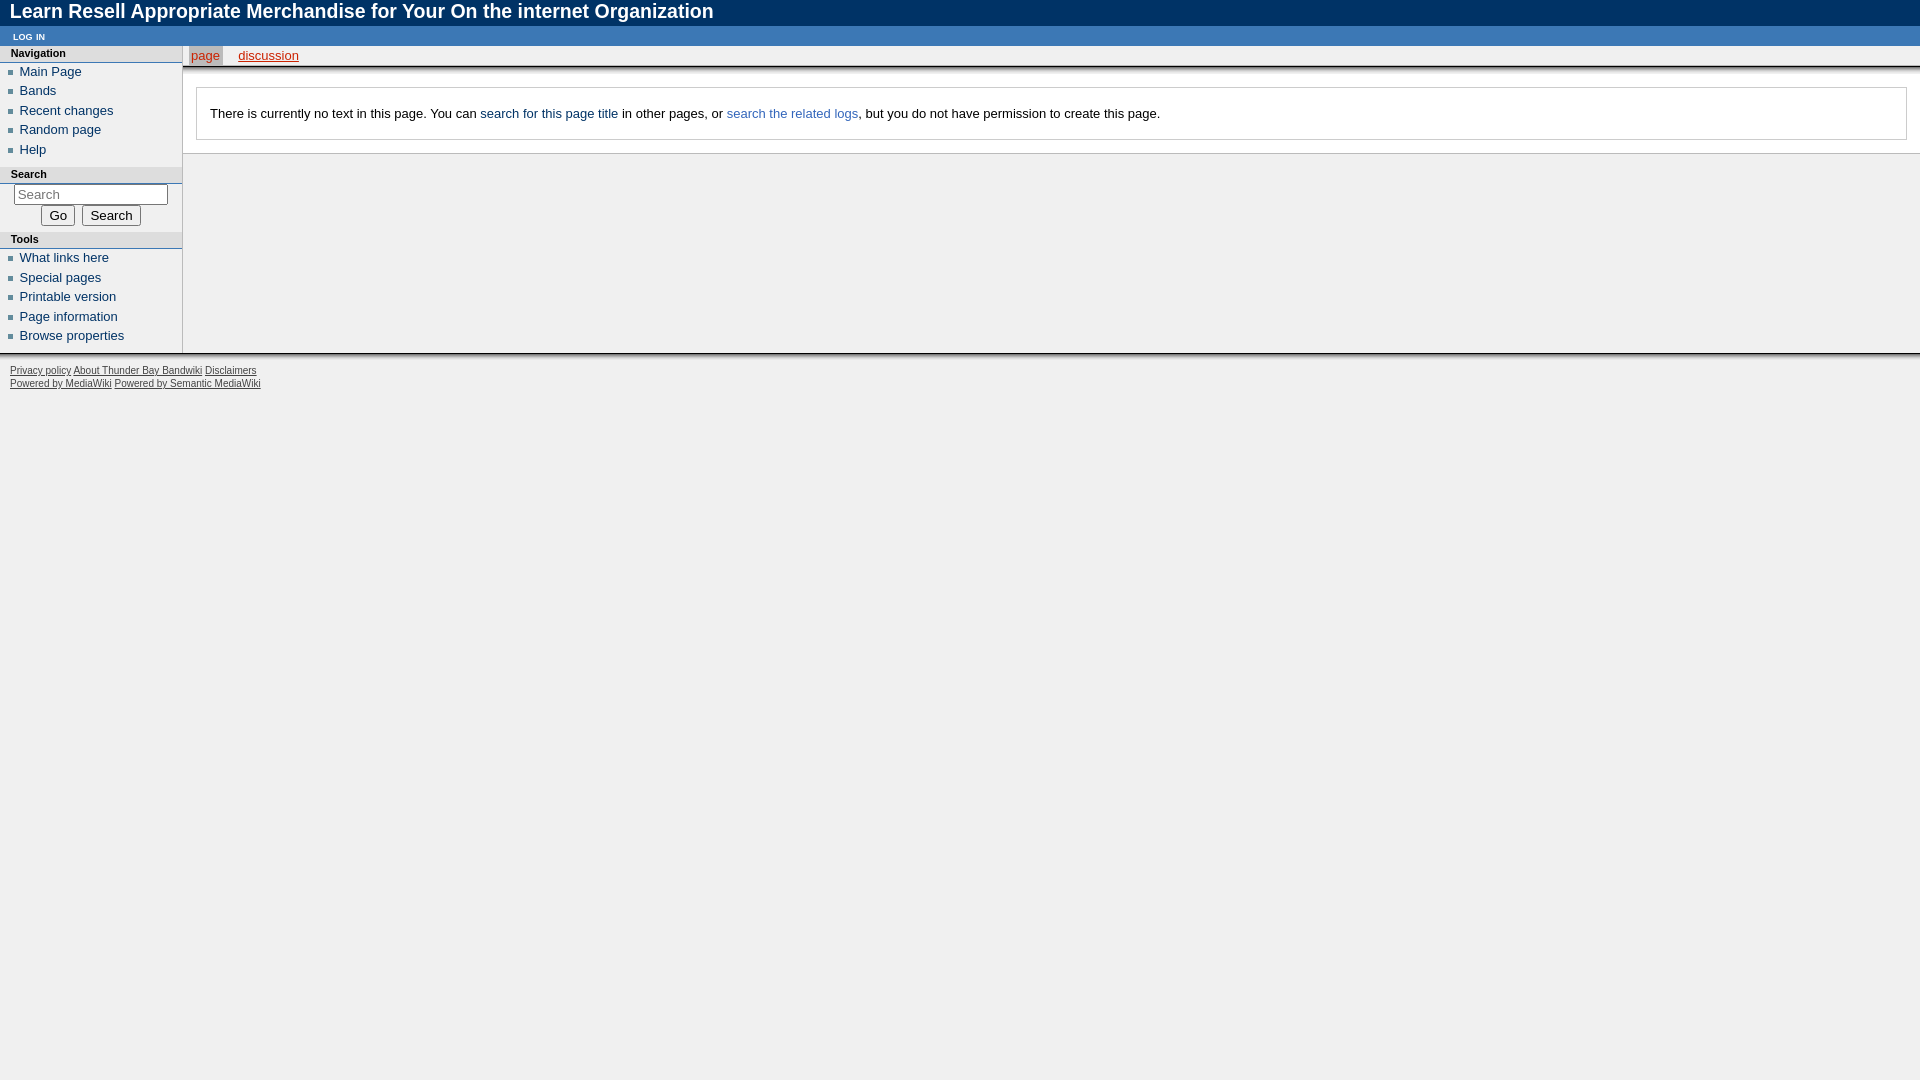 The width and height of the screenshot is (1920, 1080). What do you see at coordinates (19, 277) in the screenshot?
I see `'Special pages'` at bounding box center [19, 277].